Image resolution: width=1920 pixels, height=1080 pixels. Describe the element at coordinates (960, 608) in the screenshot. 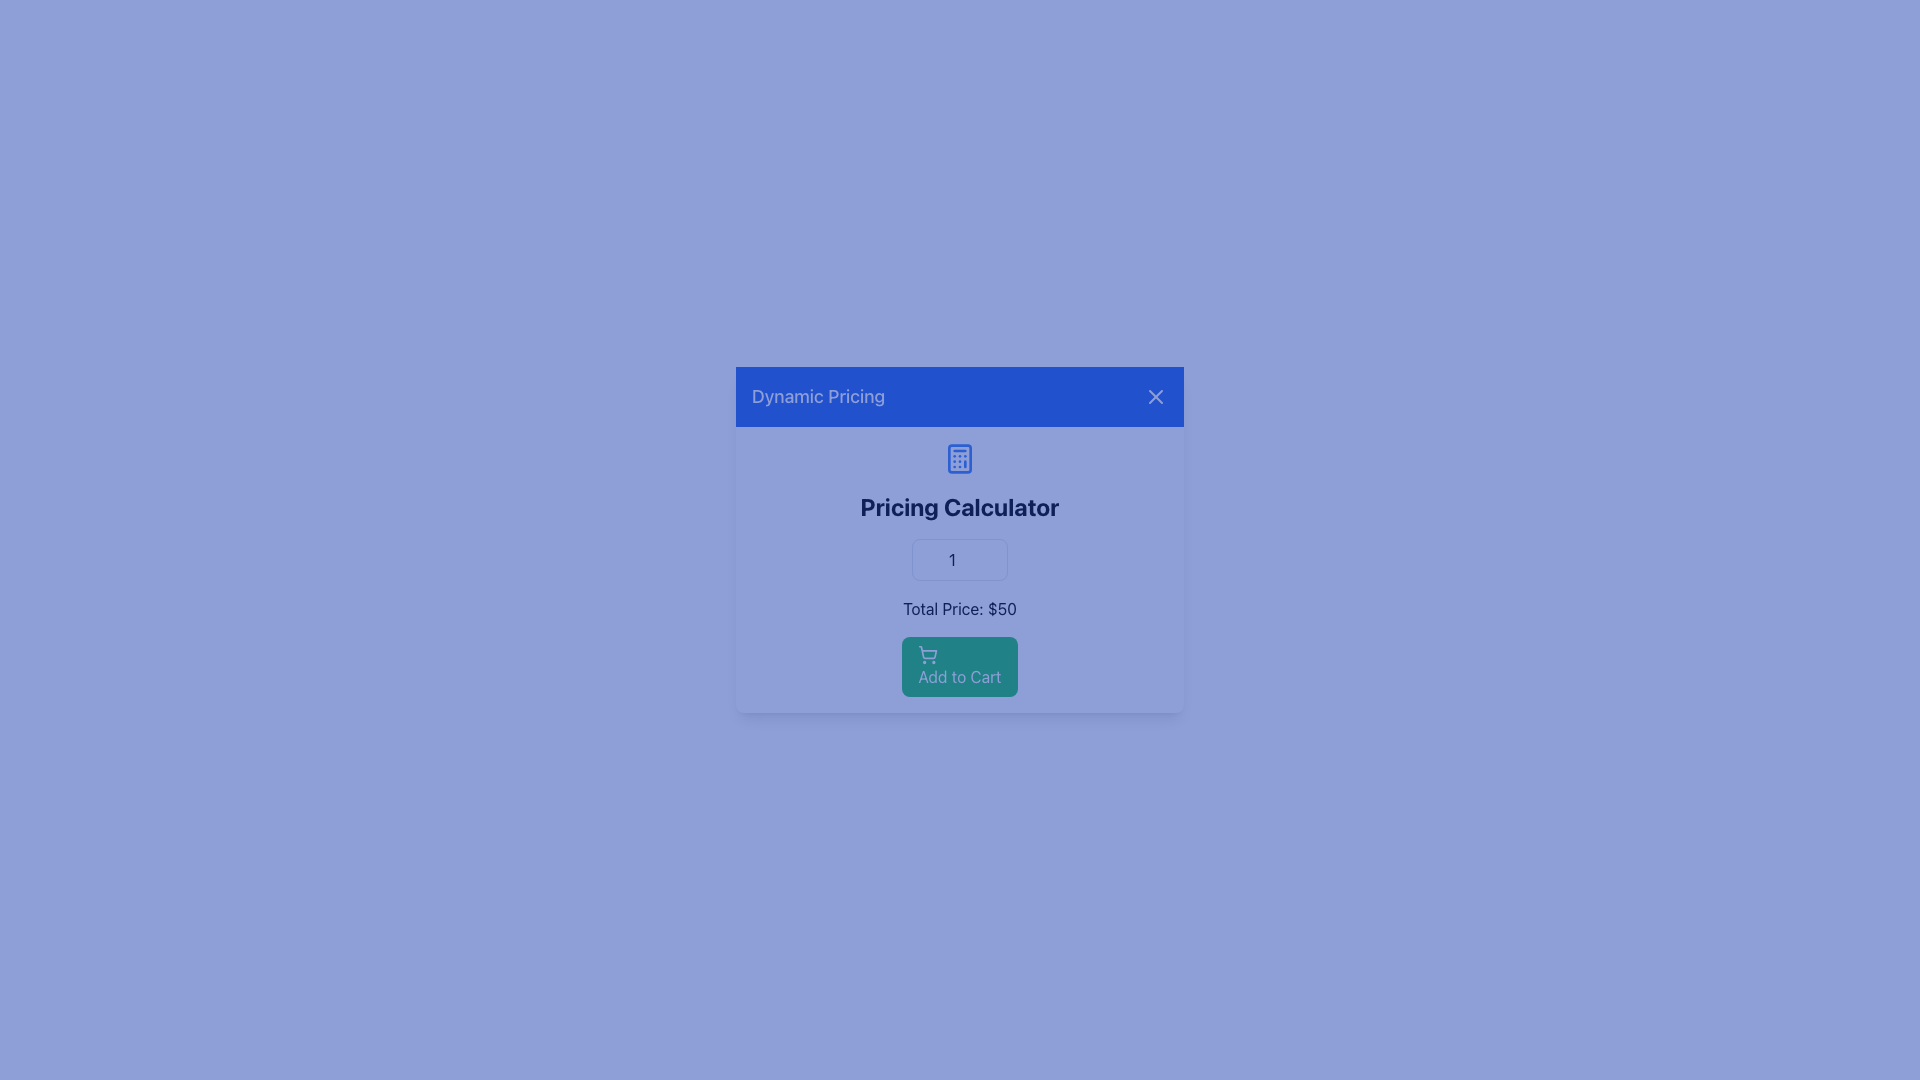

I see `the static text label that displays the total calculated price in the 'Pricing Calculator' interface, which is located centrally below the numeric input field and above the 'Add to Cart' button` at that location.